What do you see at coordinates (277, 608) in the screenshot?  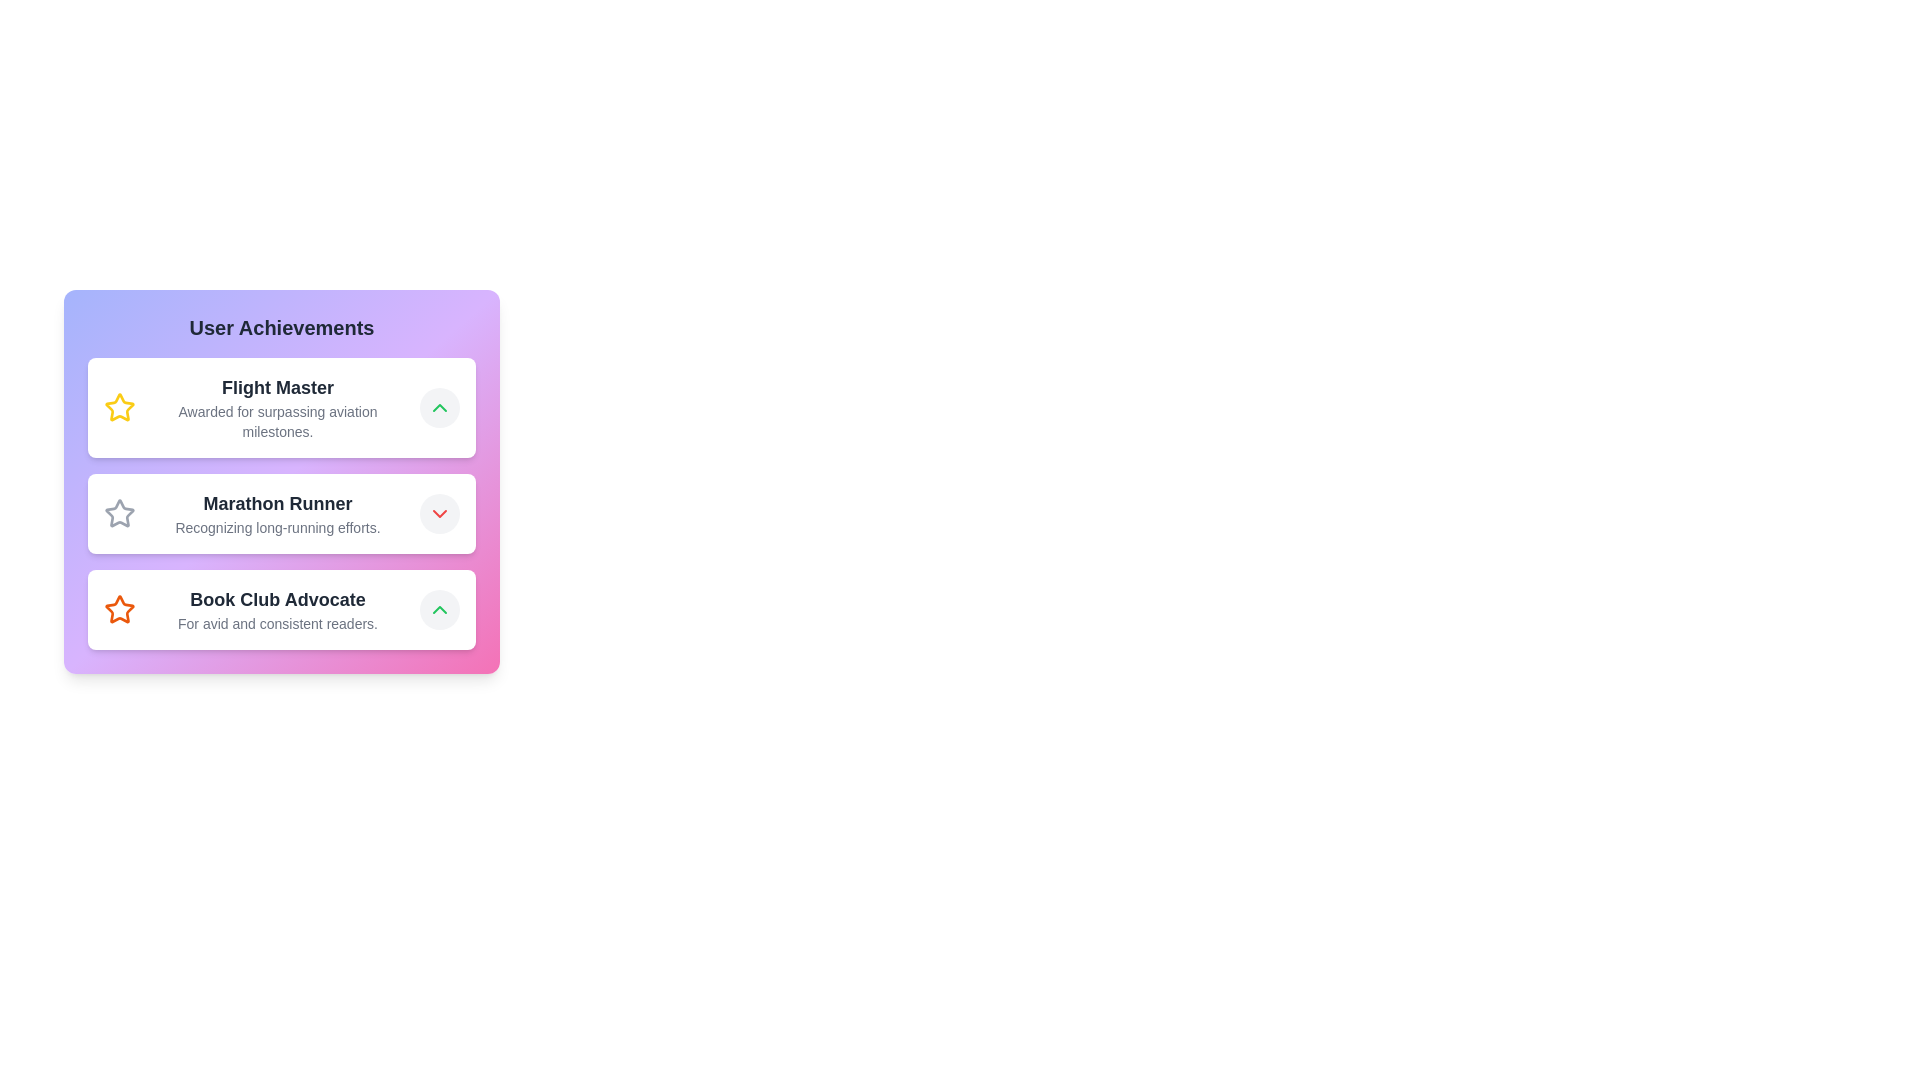 I see `the Text display component that shows 'Book Club Advocate' and 'For avid and consistent readers.' in a vertical stack, located in the third item of the user achievements list` at bounding box center [277, 608].